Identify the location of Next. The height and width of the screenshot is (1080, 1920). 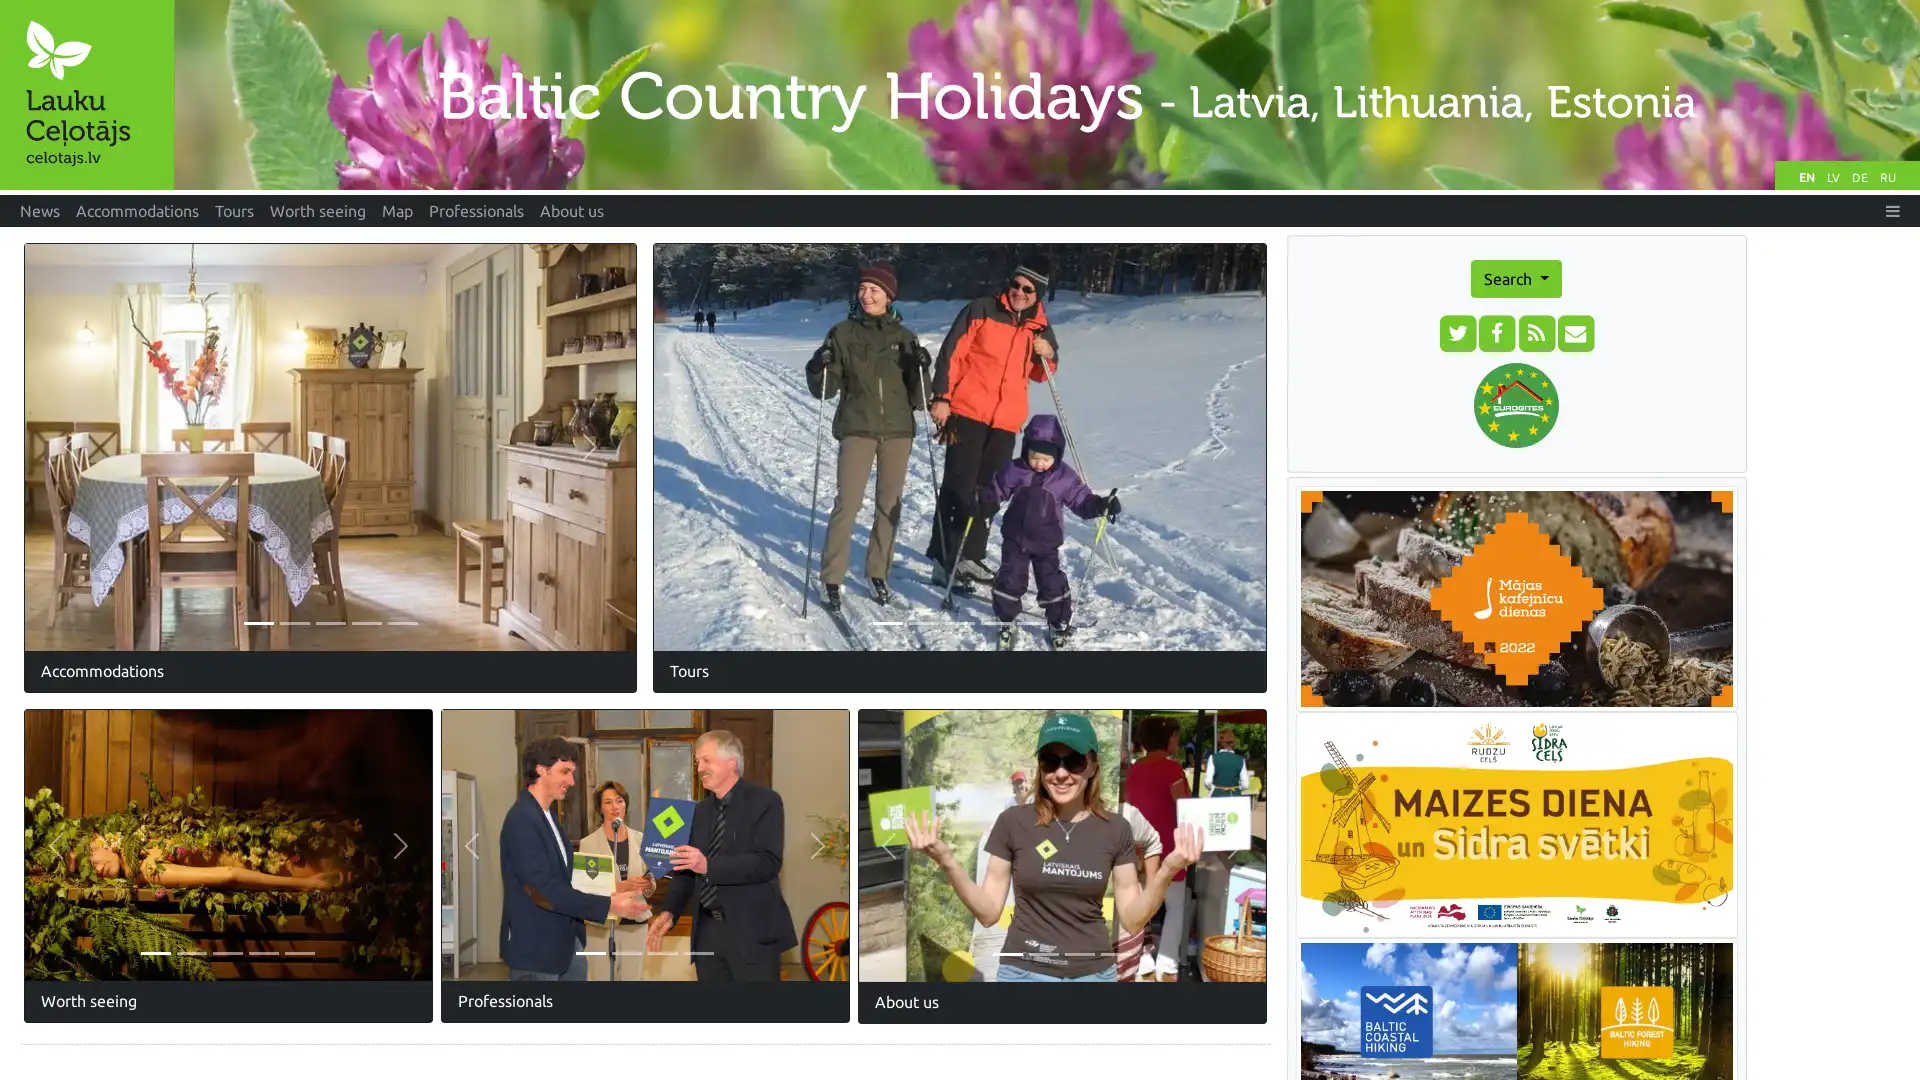
(817, 845).